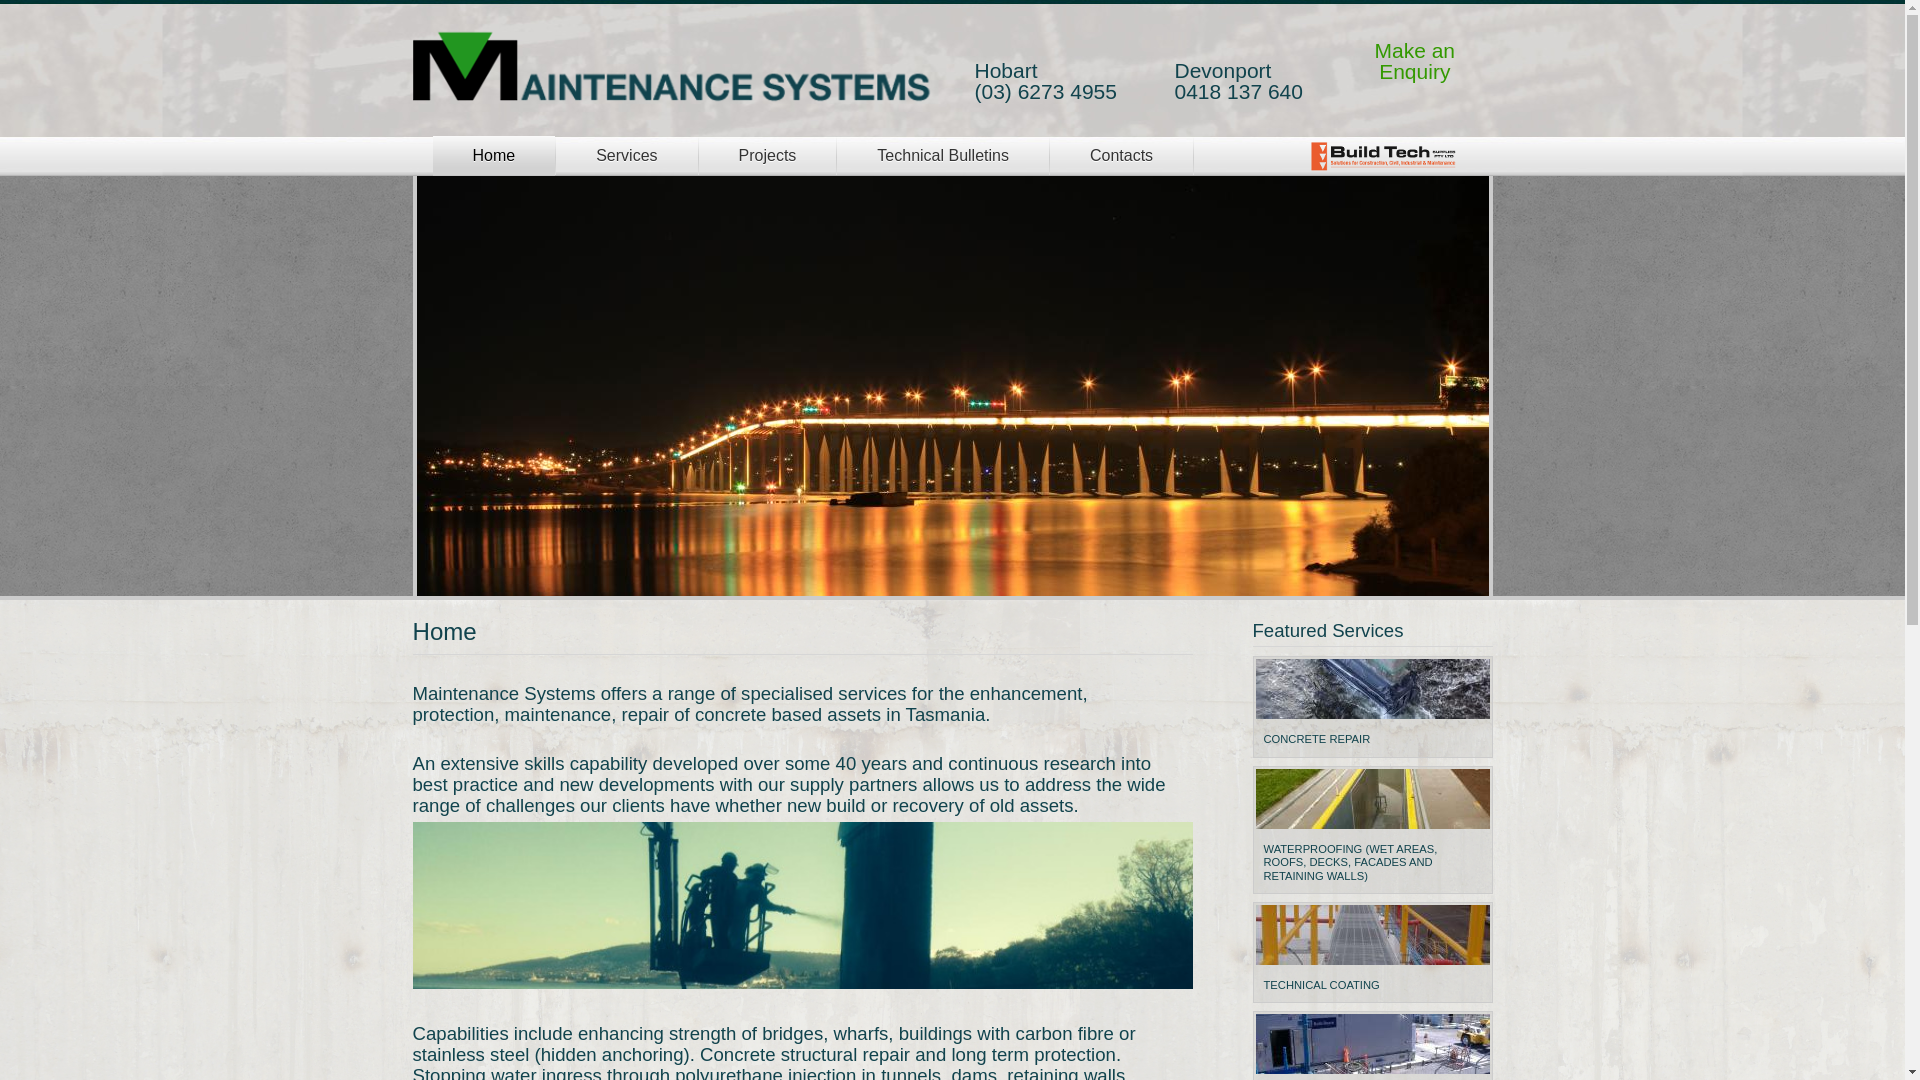 The image size is (1920, 1080). What do you see at coordinates (1372, 60) in the screenshot?
I see `'Make an` at bounding box center [1372, 60].